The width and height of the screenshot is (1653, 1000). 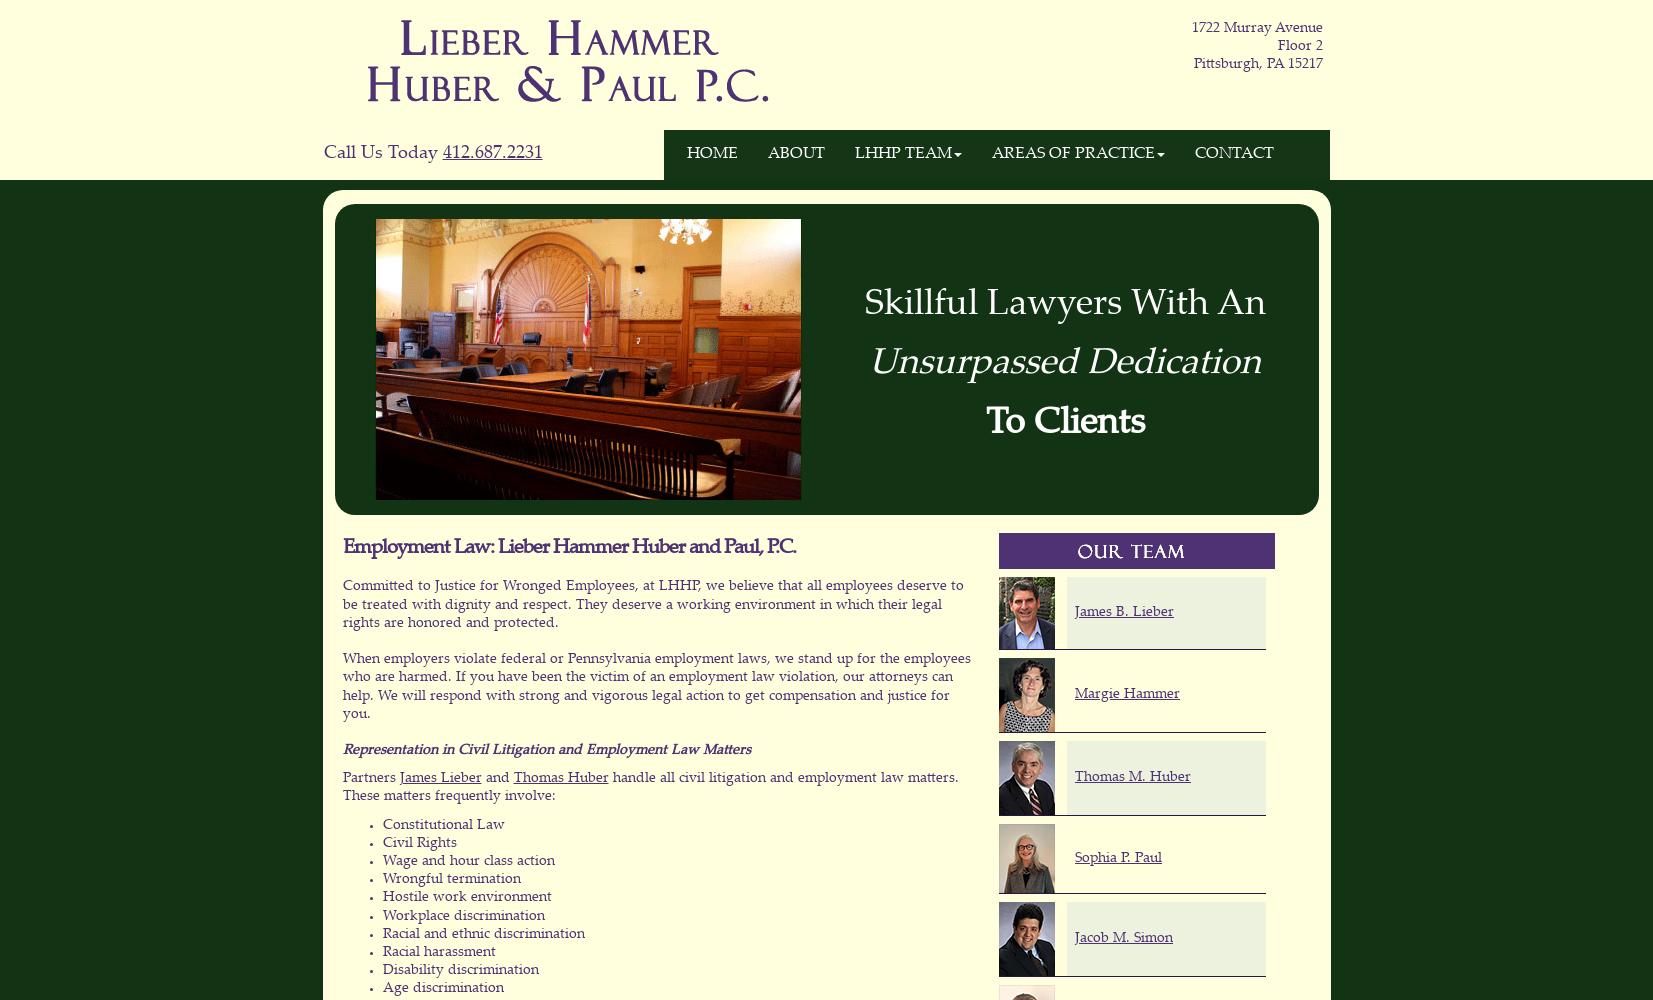 I want to click on 'Workplace discrimination', so click(x=462, y=916).